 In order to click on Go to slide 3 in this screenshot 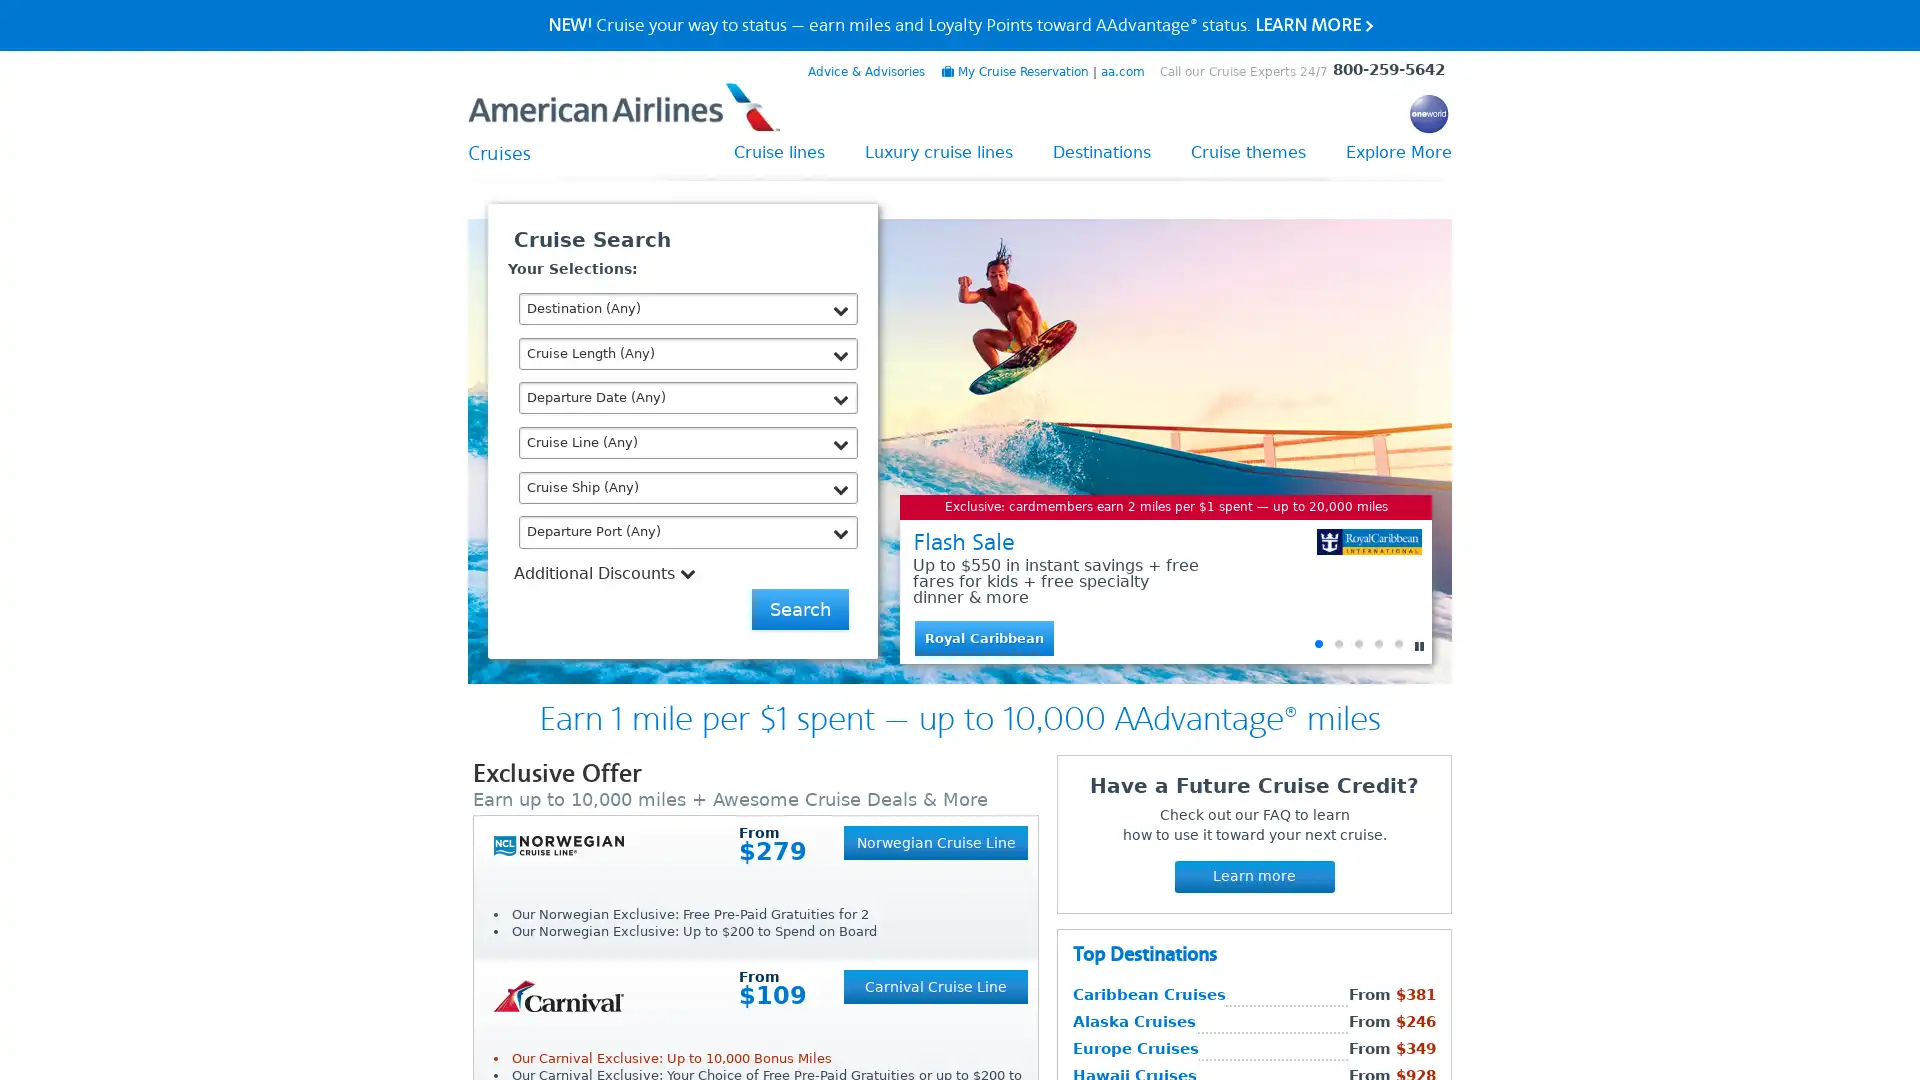, I will do `click(1358, 644)`.